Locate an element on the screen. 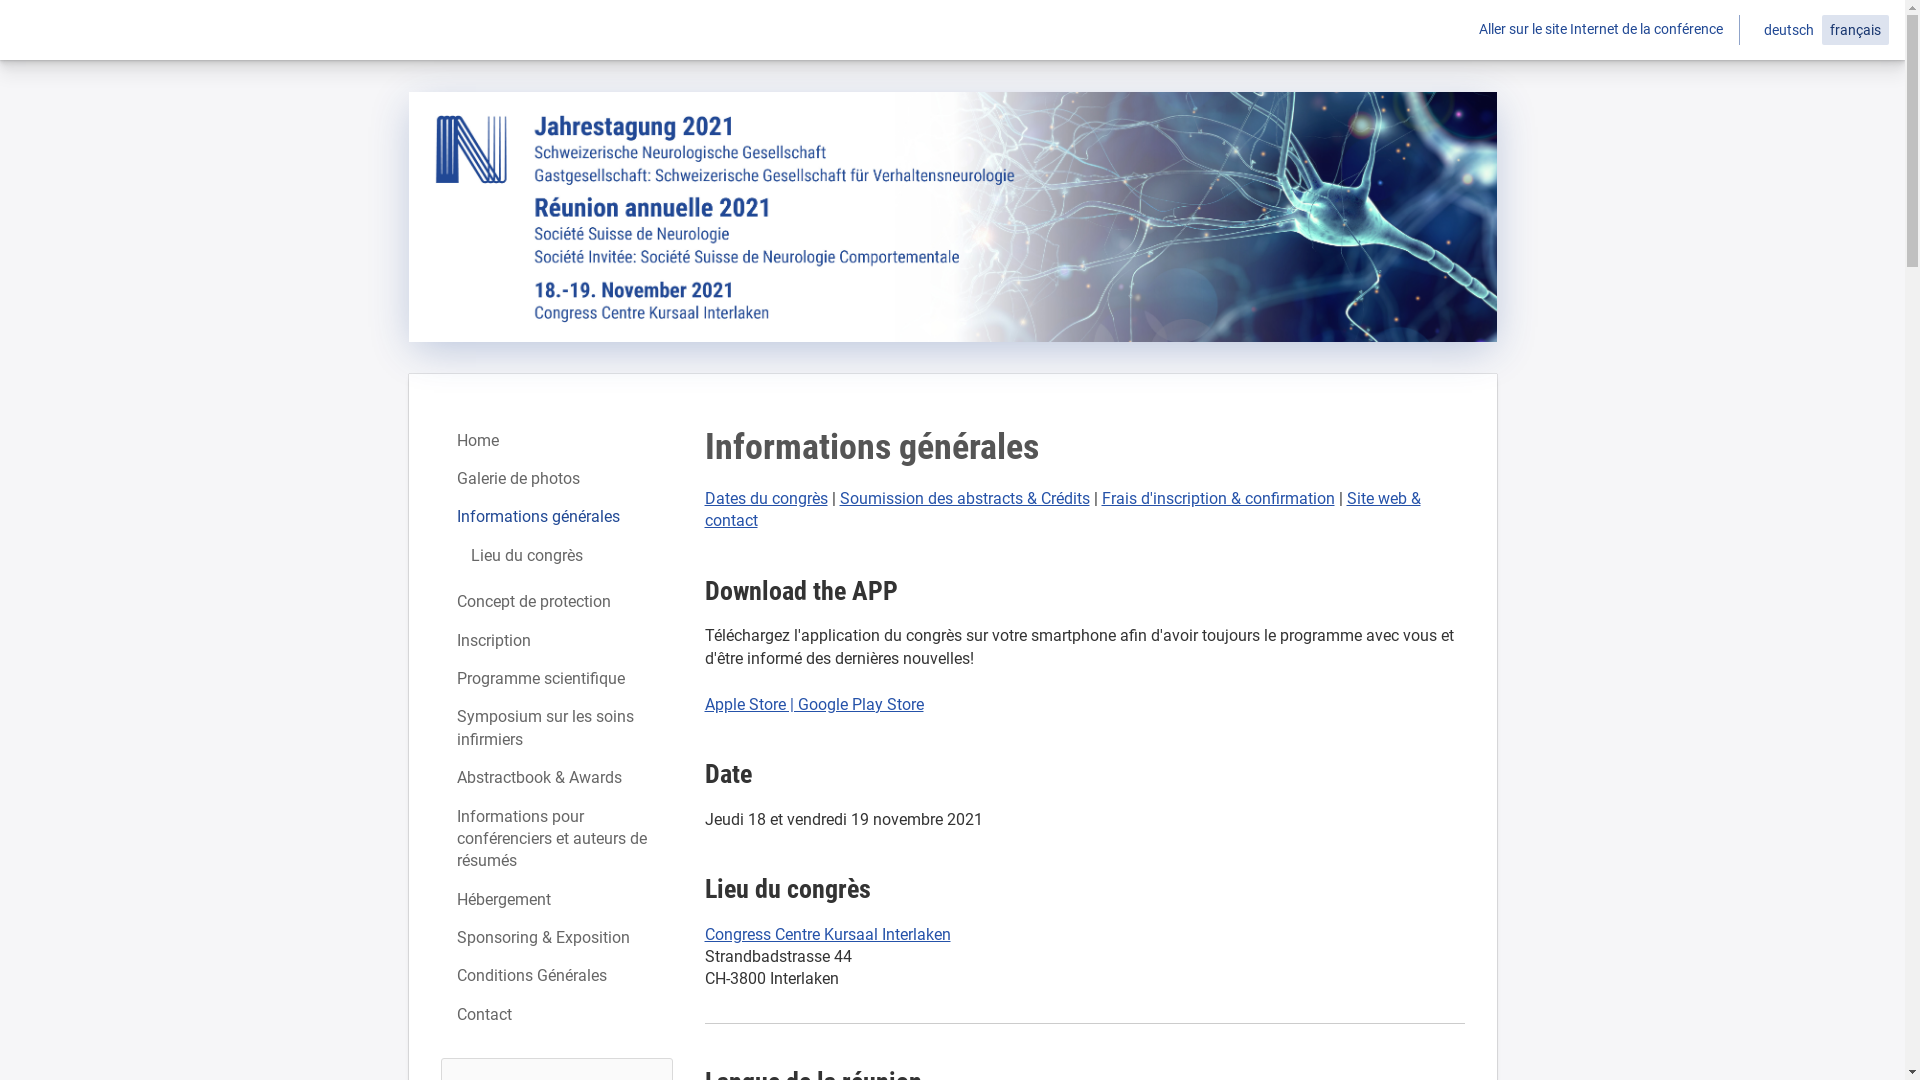 The image size is (1920, 1080). 'Programme scientifique' is located at coordinates (556, 677).